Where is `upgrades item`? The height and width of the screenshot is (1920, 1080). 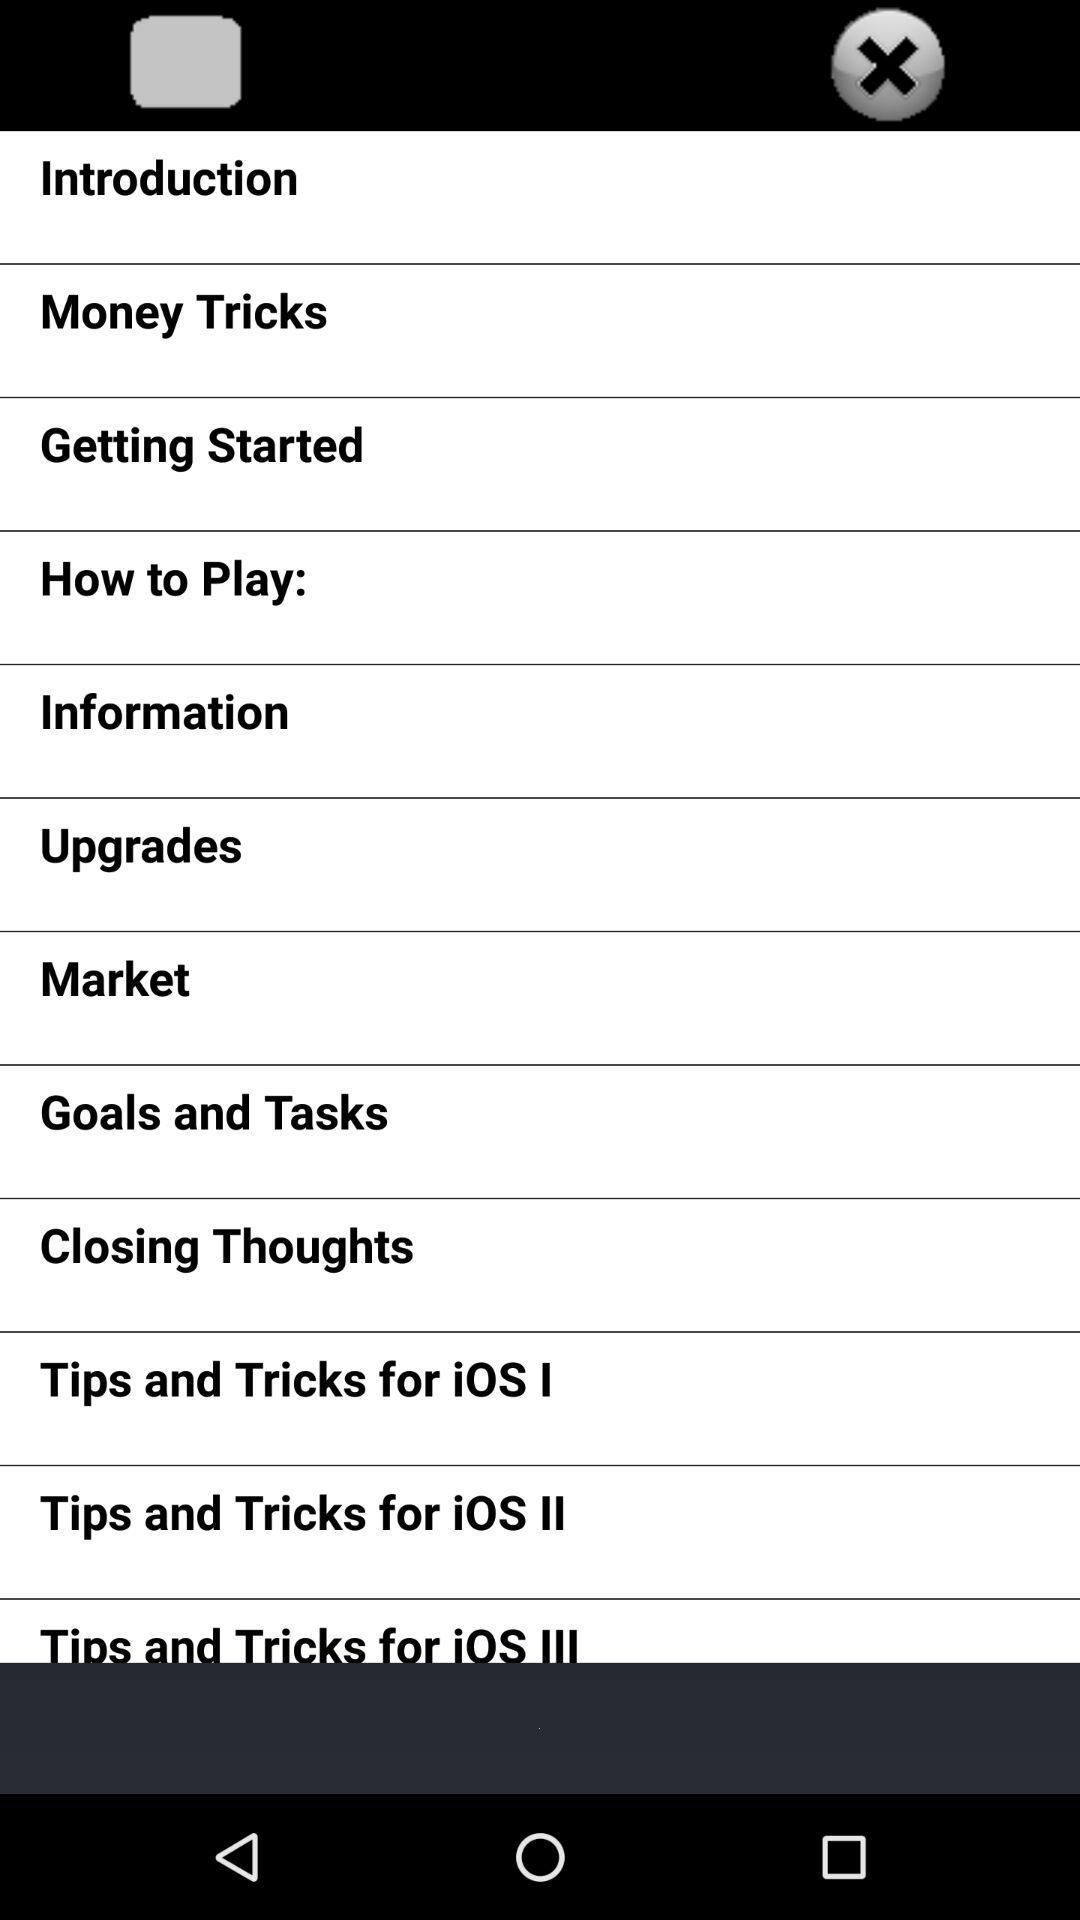
upgrades item is located at coordinates (140, 851).